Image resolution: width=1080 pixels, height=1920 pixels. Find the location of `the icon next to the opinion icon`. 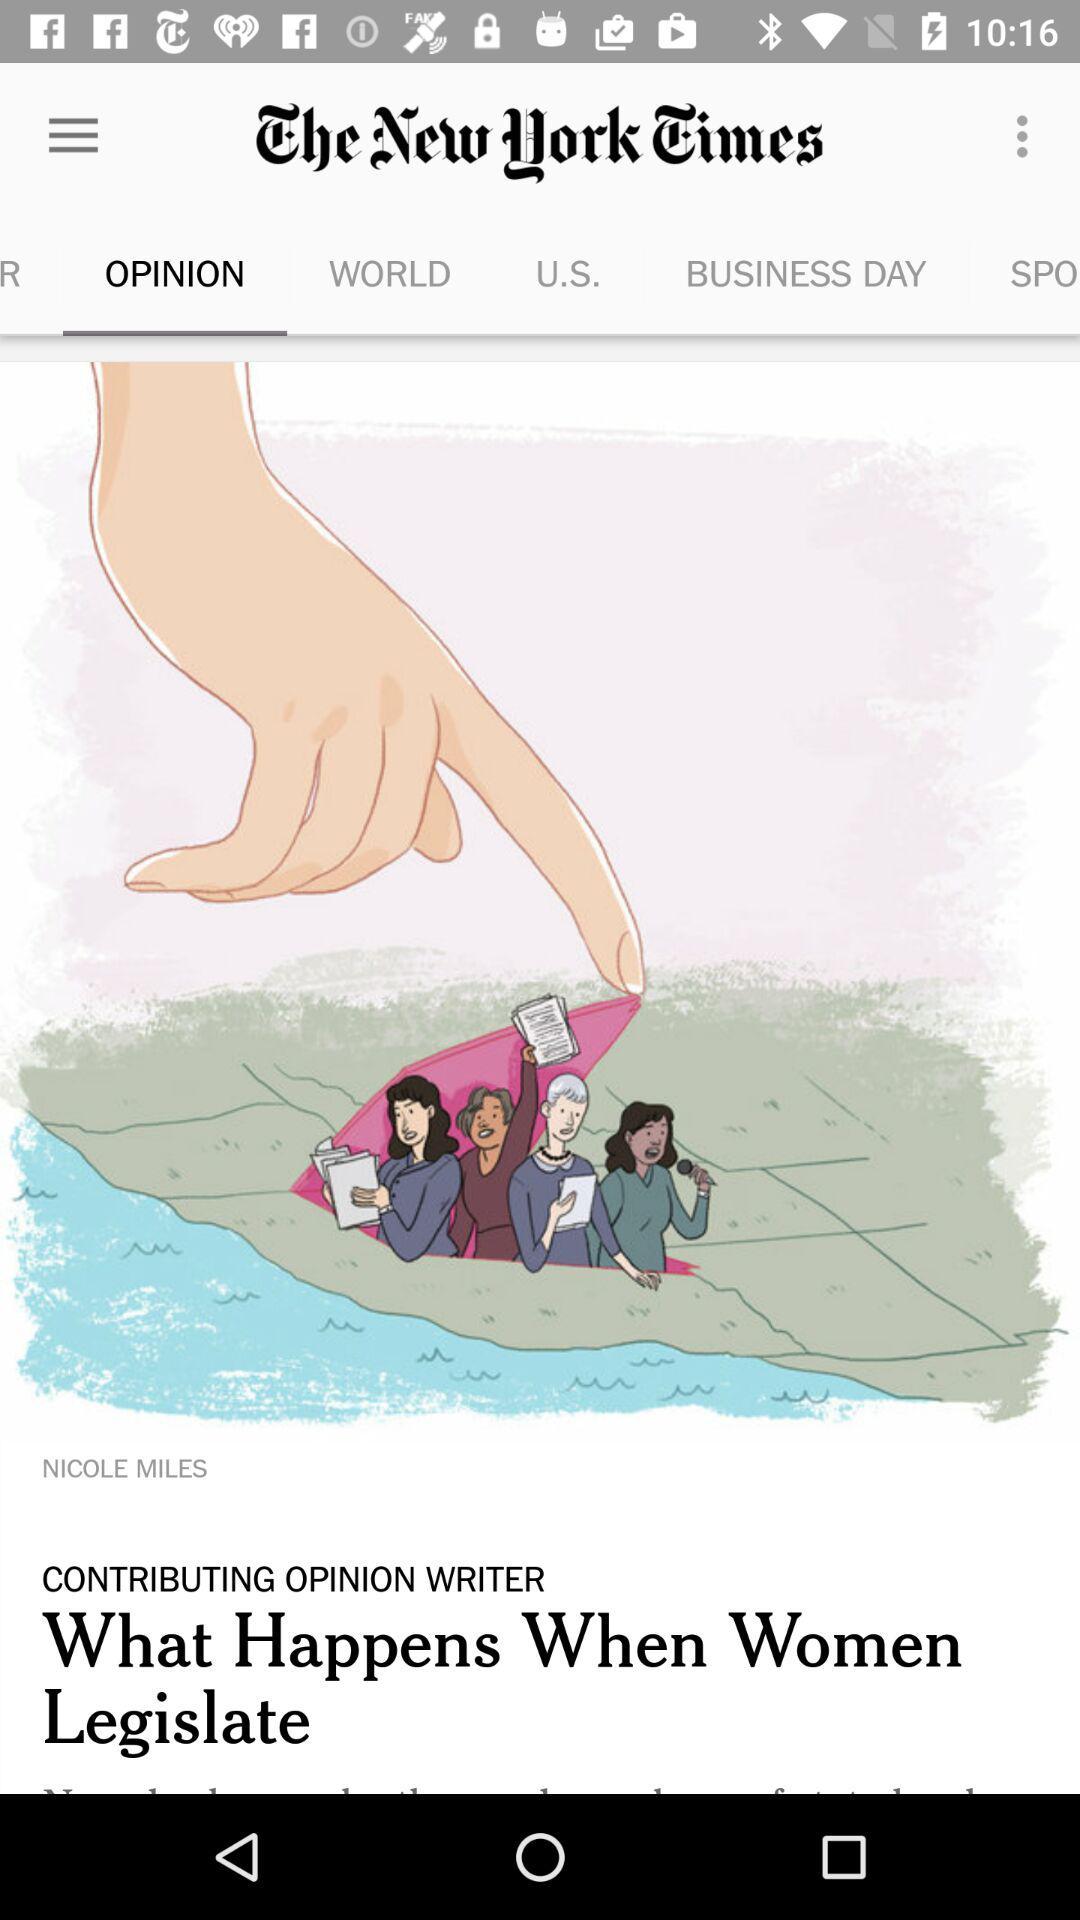

the icon next to the opinion icon is located at coordinates (31, 272).